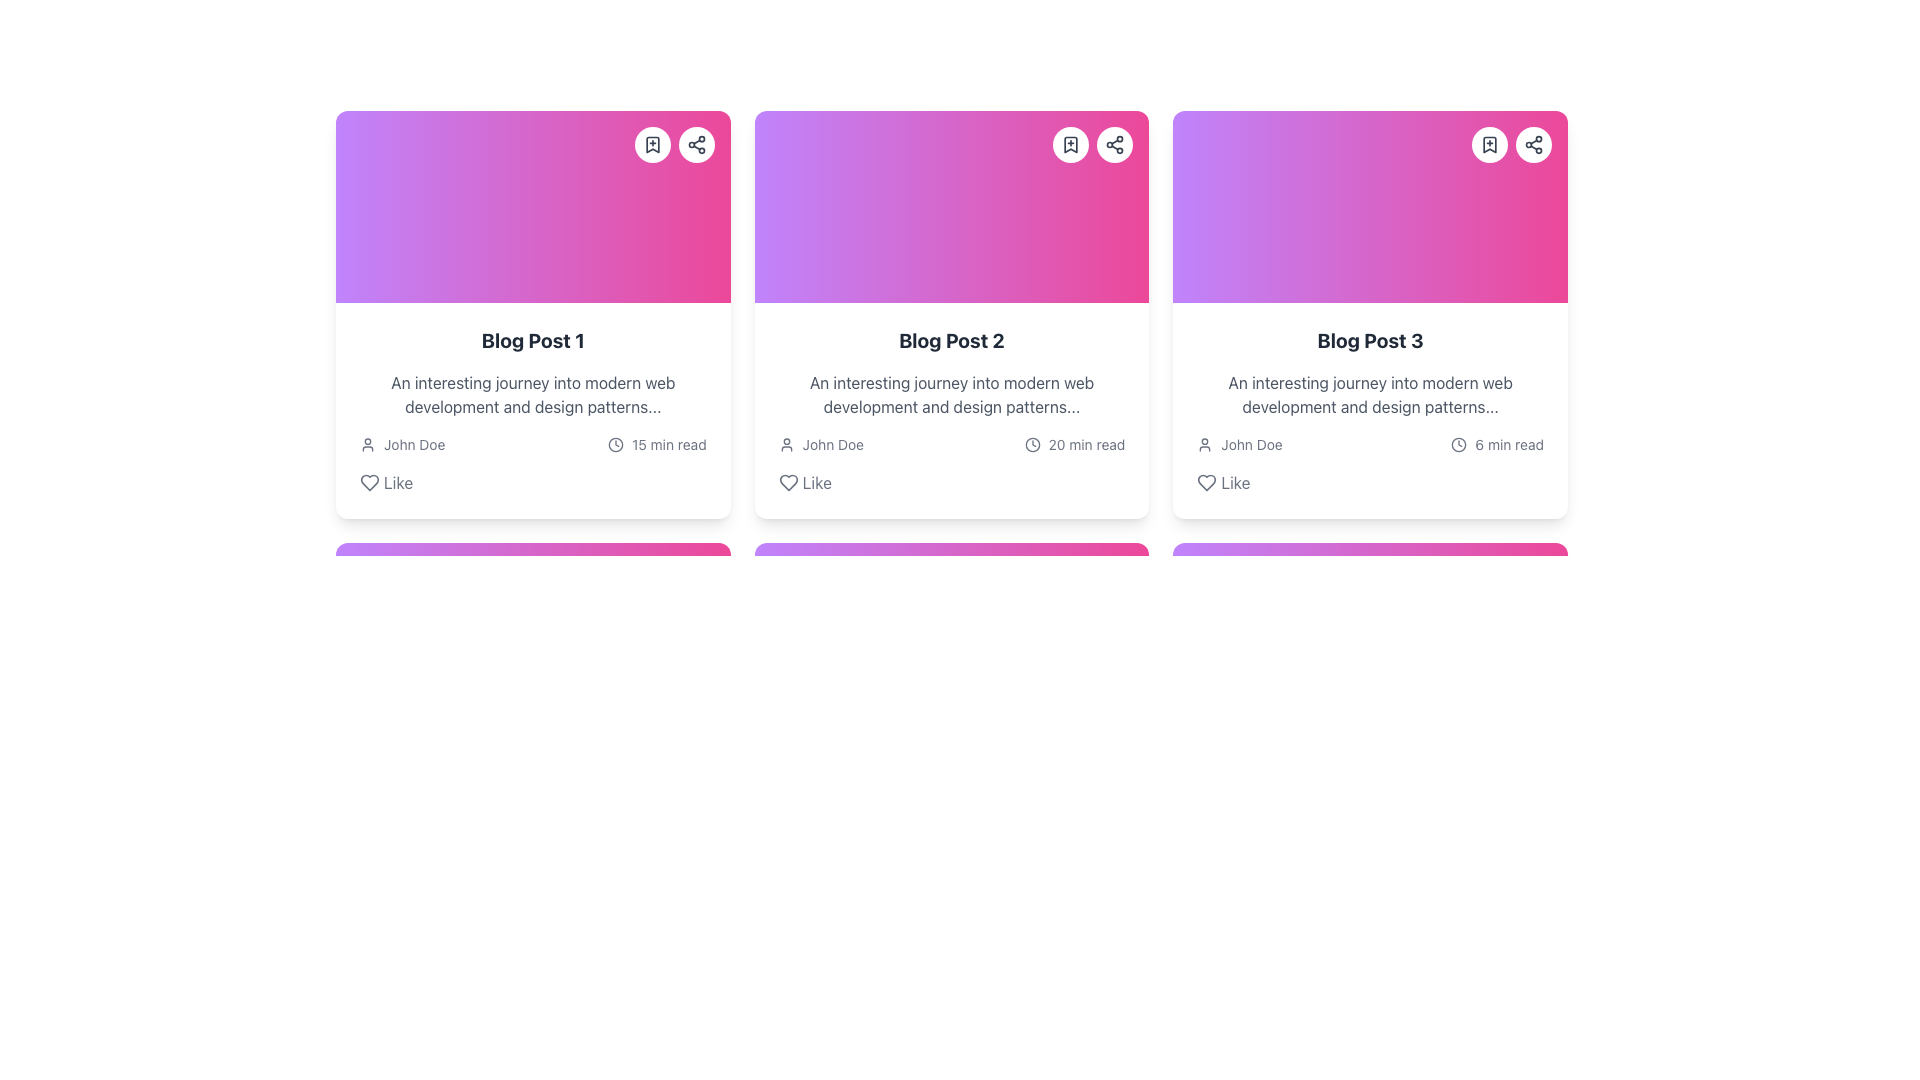  I want to click on the Share Button icon, which is represented by three connected circles forming a triangular shape, located in the top-right corner of the third card, so click(1532, 144).